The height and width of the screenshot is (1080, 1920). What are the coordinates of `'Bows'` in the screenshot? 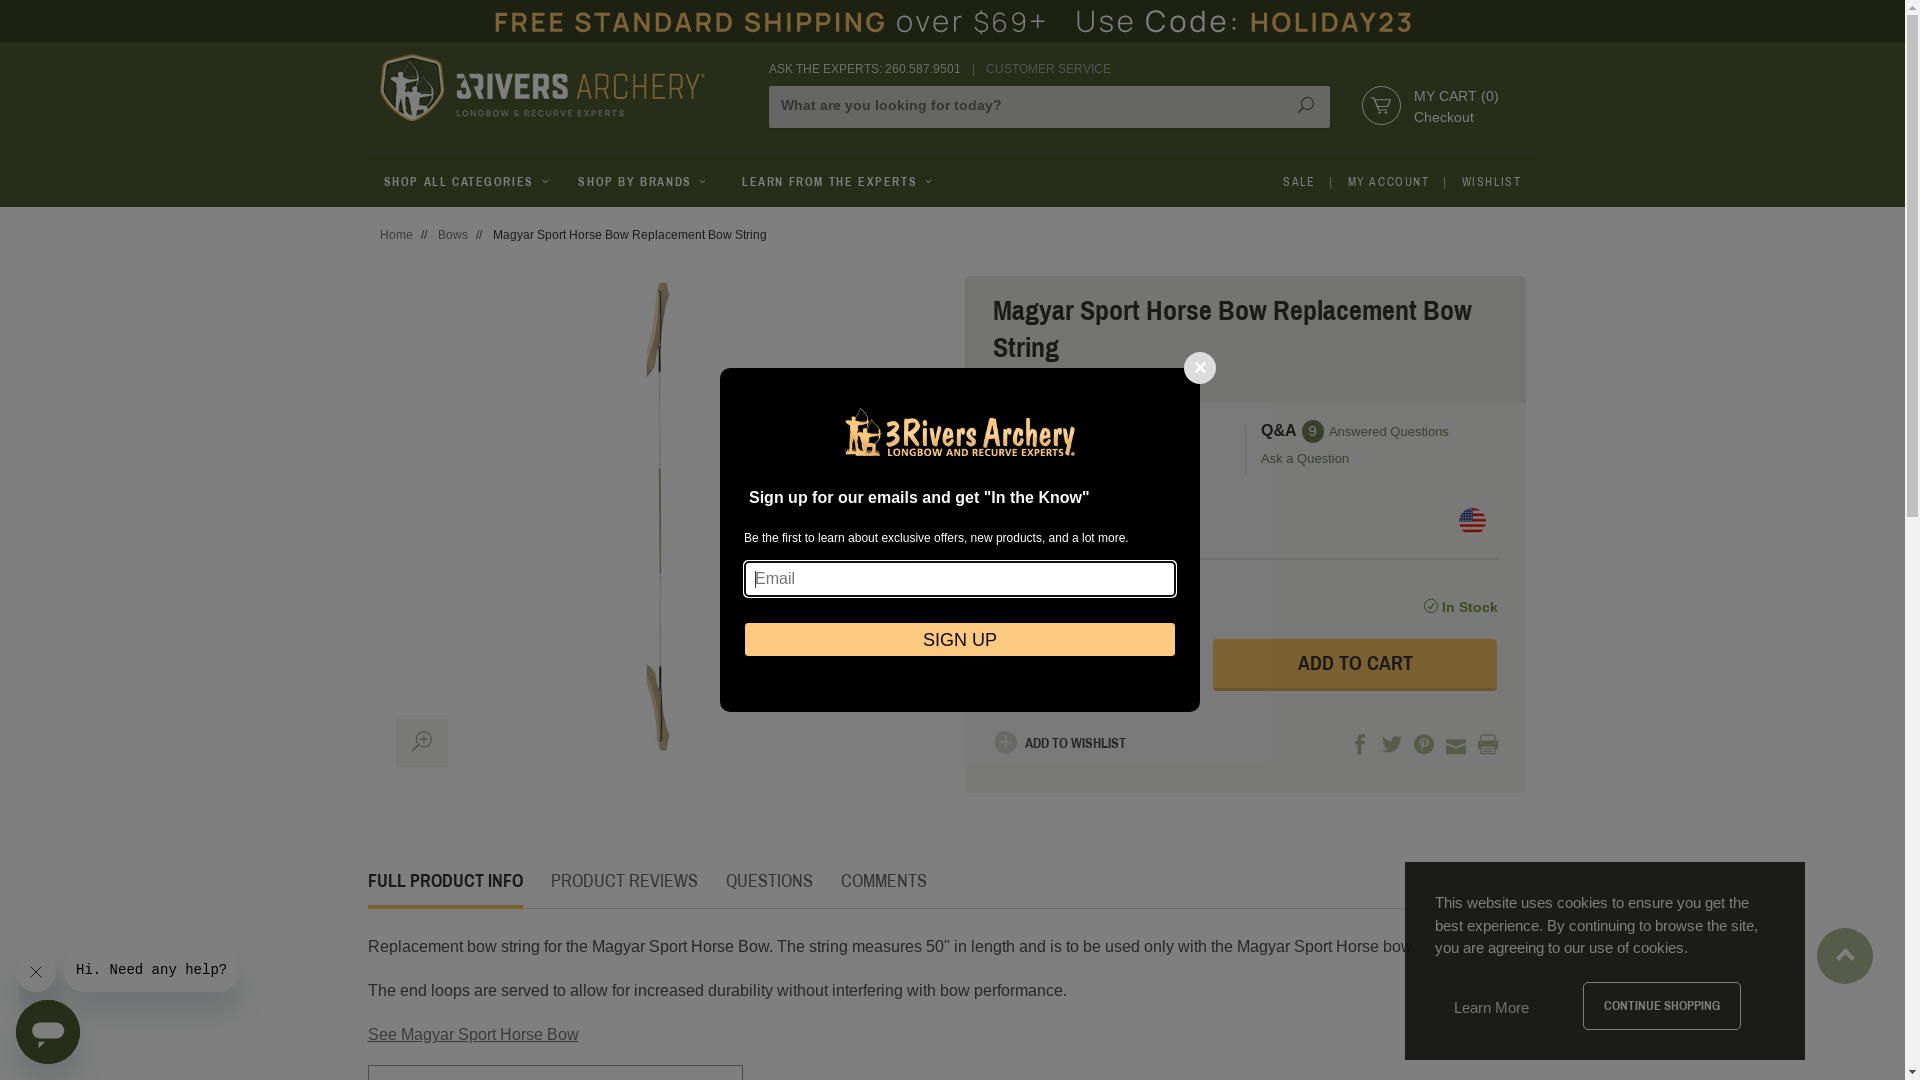 It's located at (451, 234).